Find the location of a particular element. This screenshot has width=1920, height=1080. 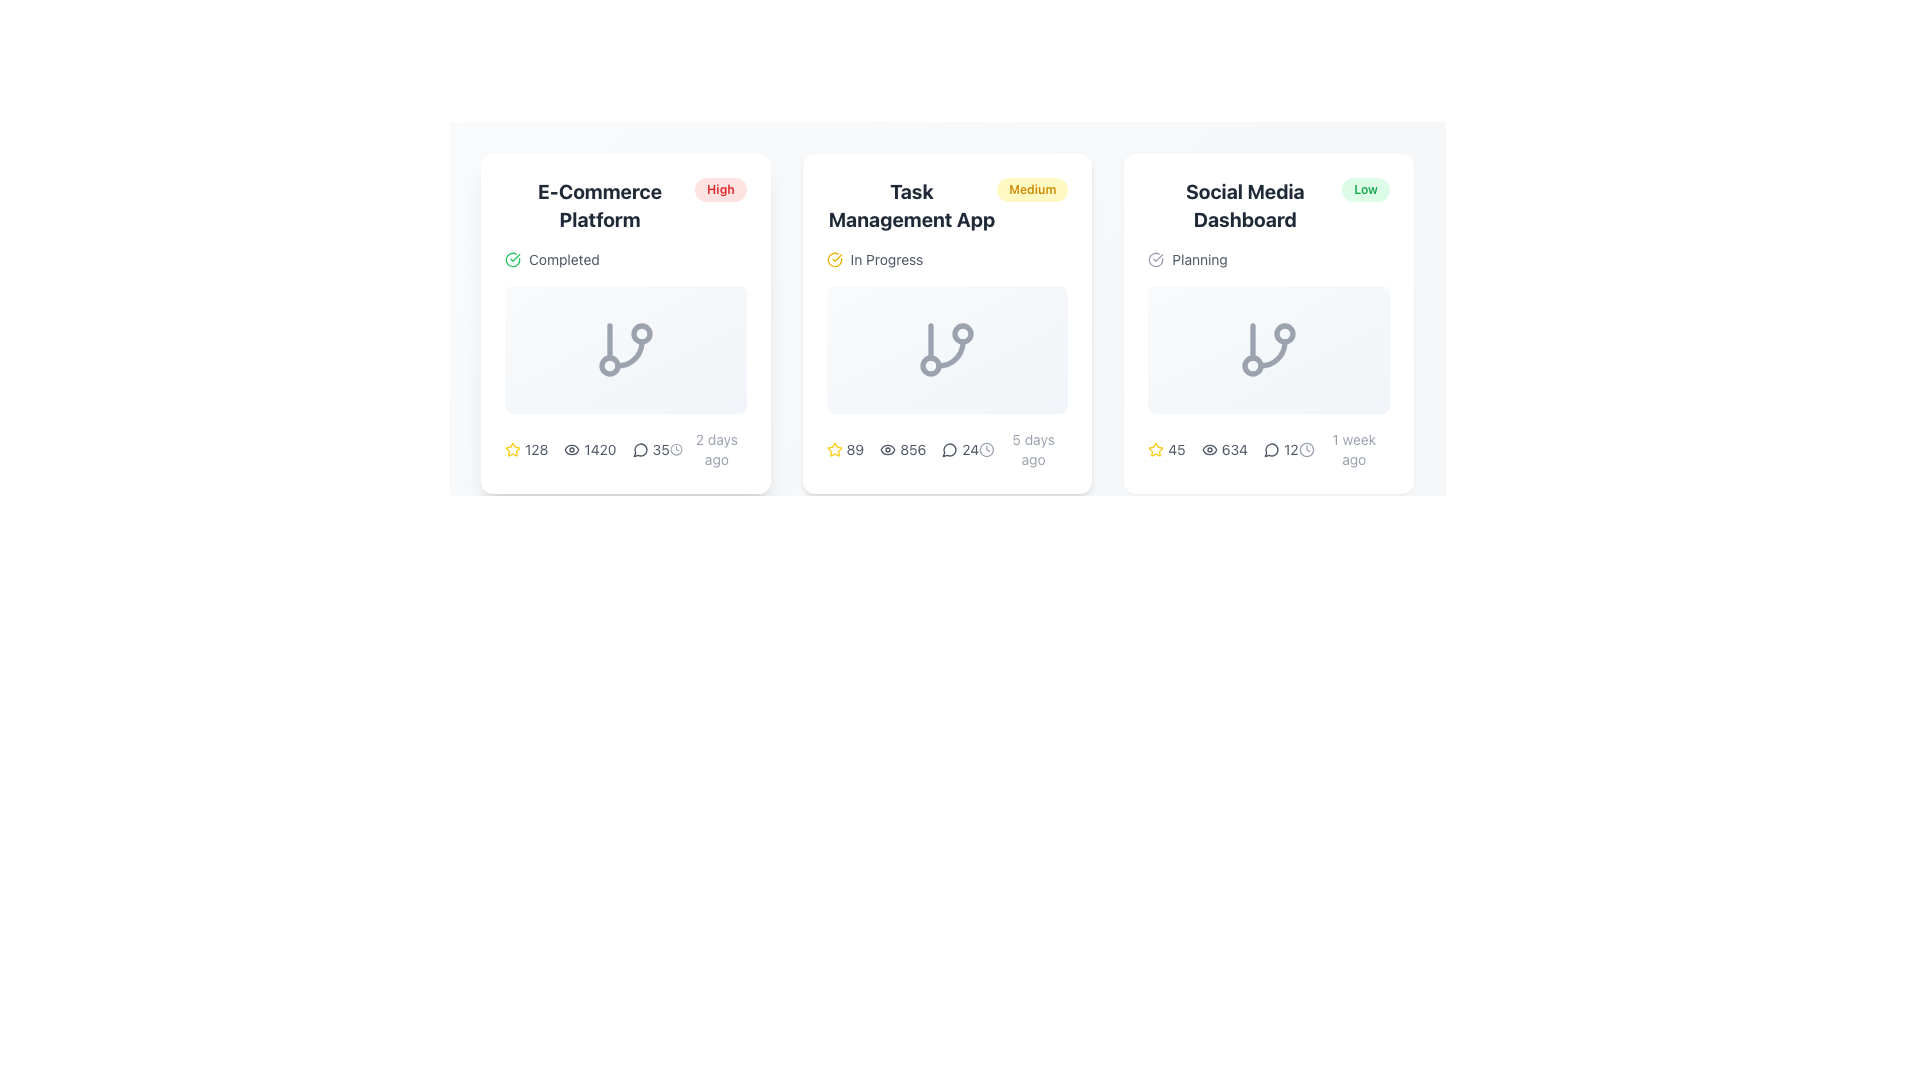

the clock icon, which is a minimalist circular icon with clock hands, located to the left of the text '1 week ago' in the bottom section of the 'Social Media Dashboard' card is located at coordinates (1306, 450).